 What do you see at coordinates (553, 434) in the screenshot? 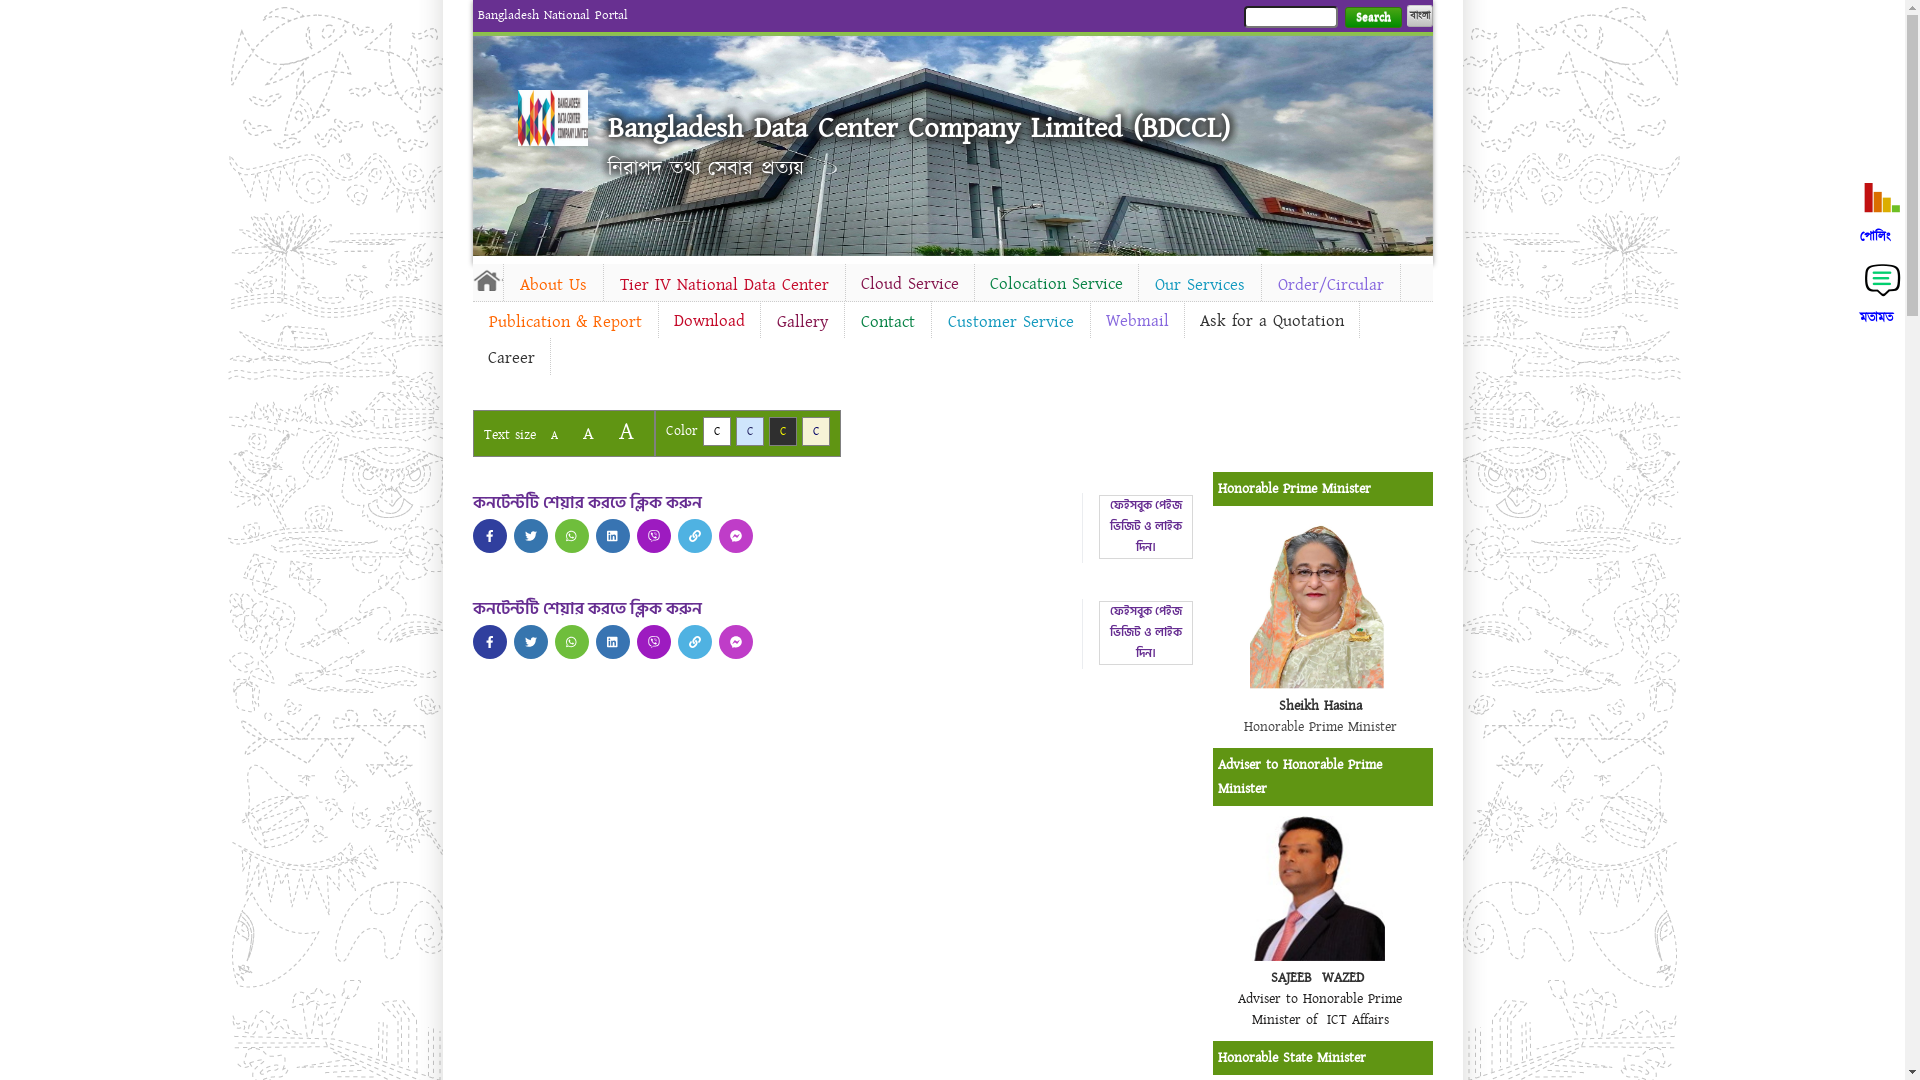
I see `'A'` at bounding box center [553, 434].